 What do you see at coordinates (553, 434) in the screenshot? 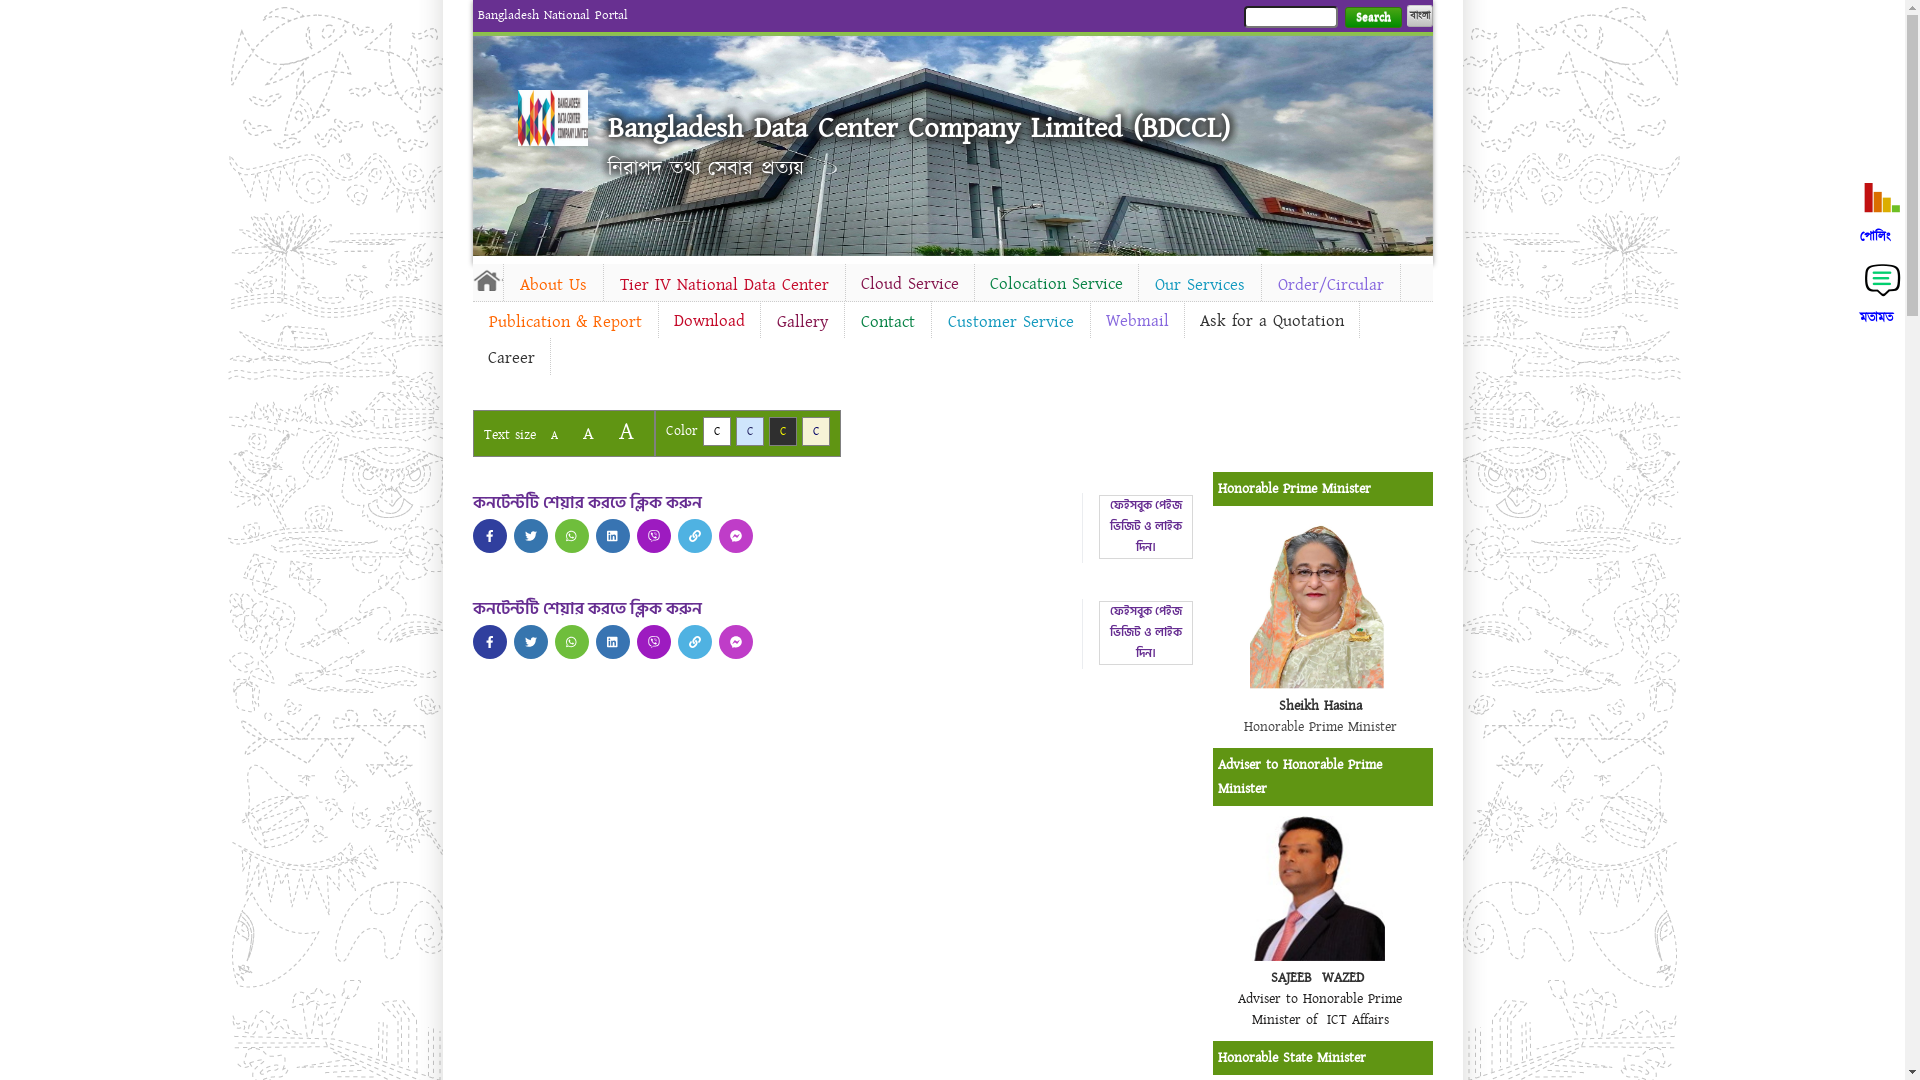
I see `'A'` at bounding box center [553, 434].